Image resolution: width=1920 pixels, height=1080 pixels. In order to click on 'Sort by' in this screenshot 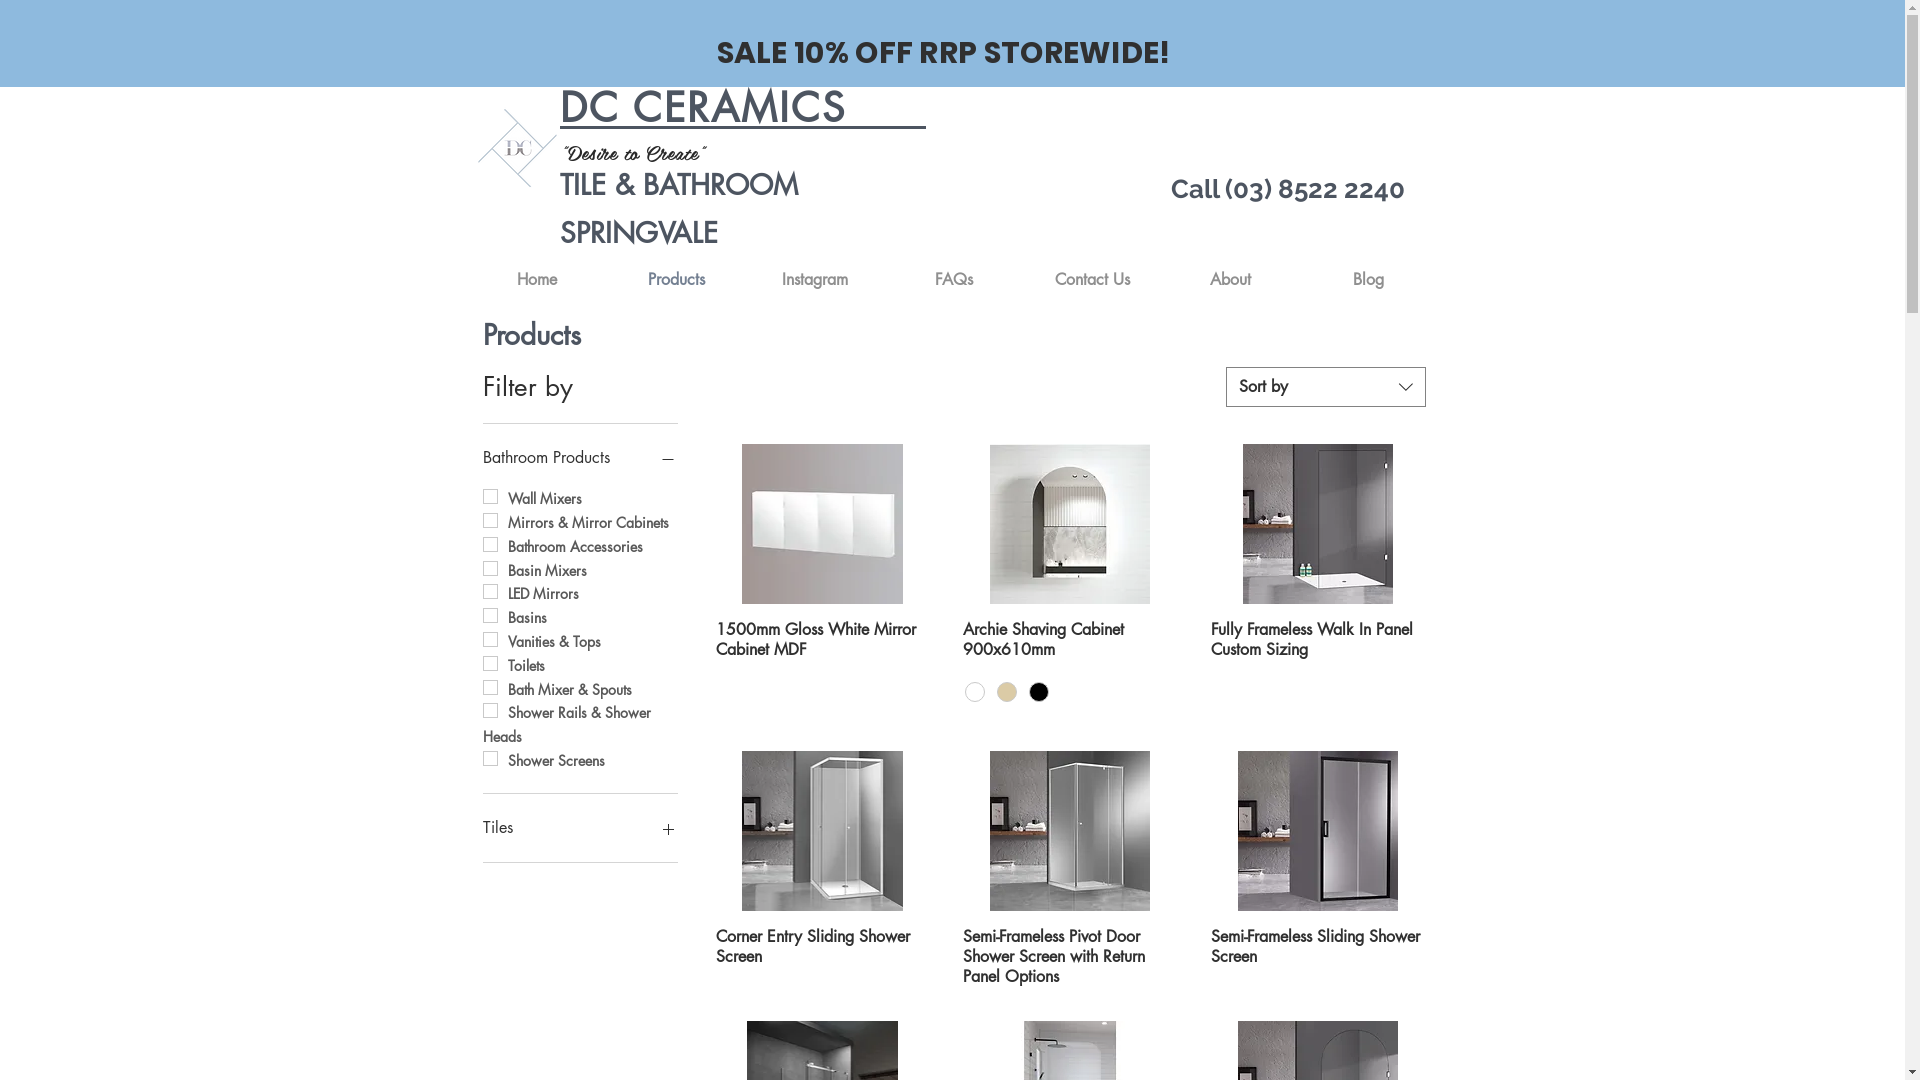, I will do `click(1325, 386)`.